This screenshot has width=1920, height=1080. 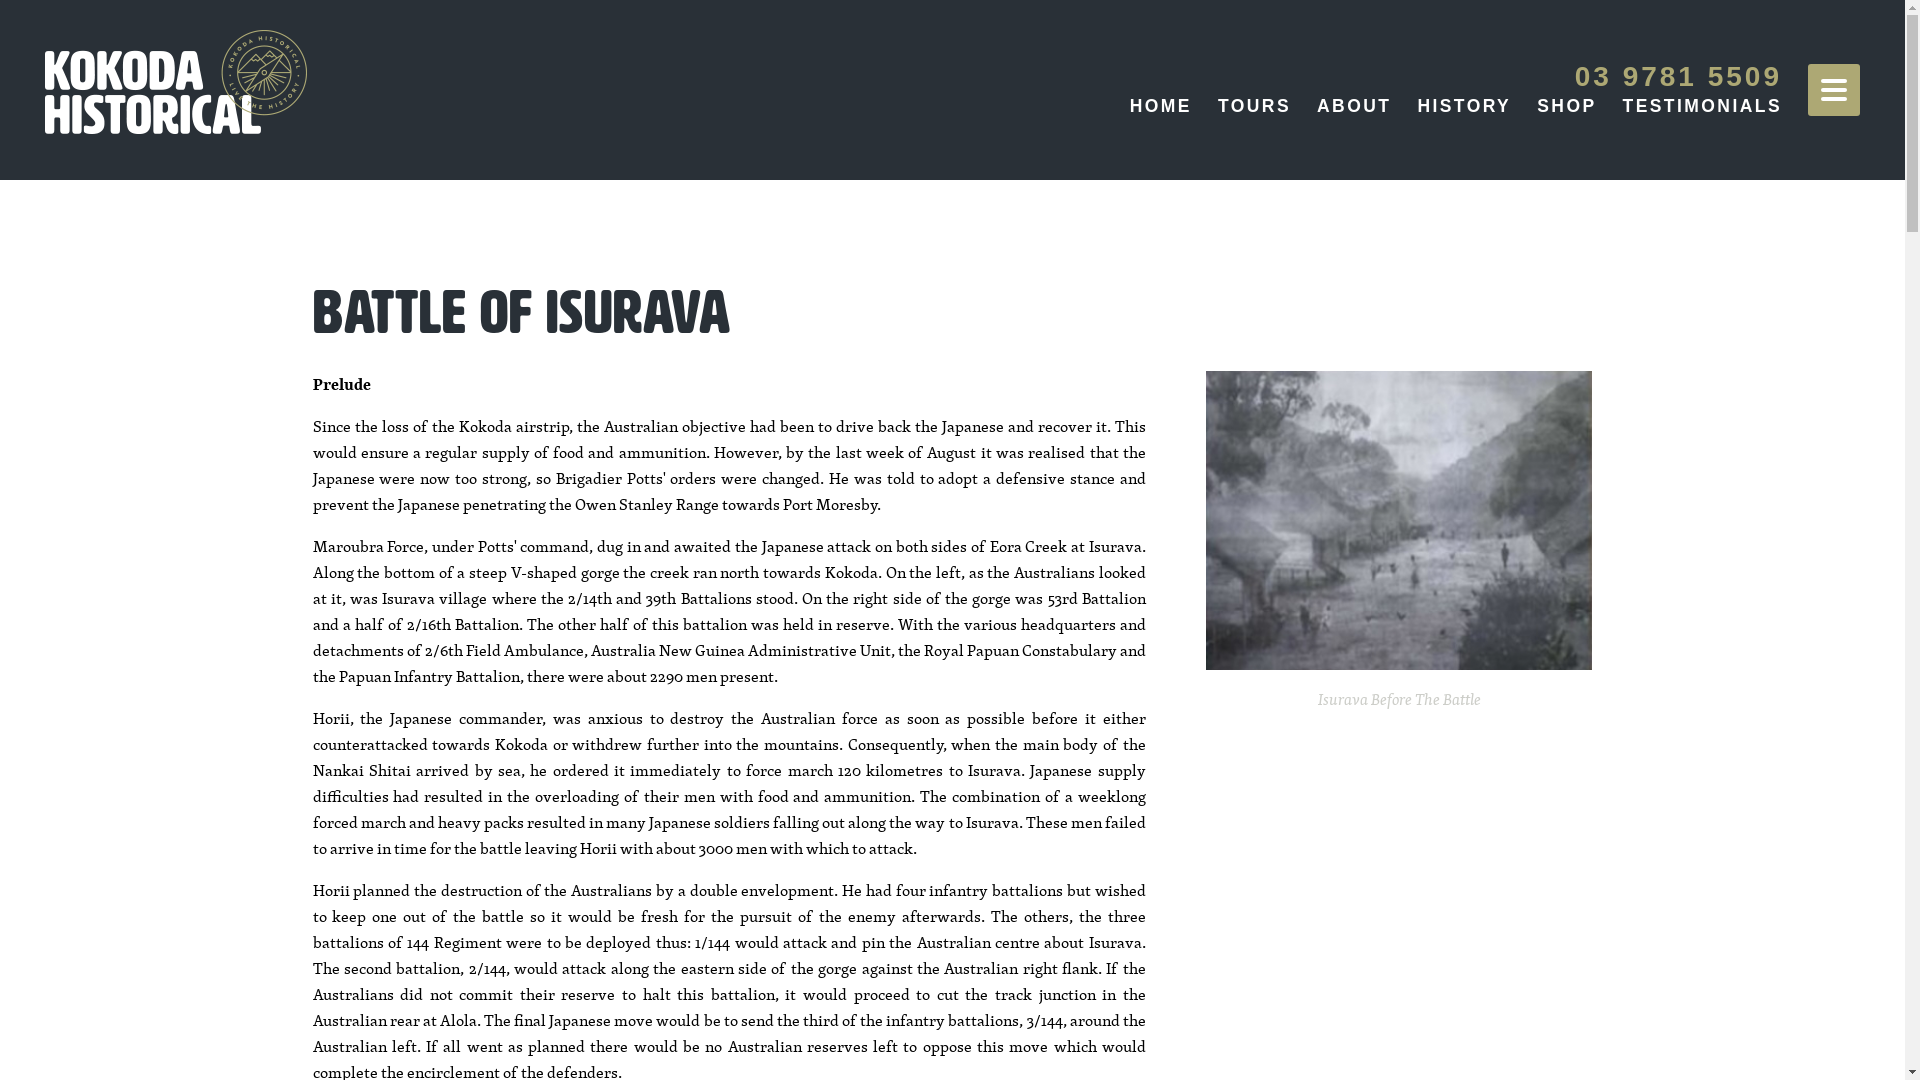 I want to click on 'HISTORY', so click(x=1464, y=105).